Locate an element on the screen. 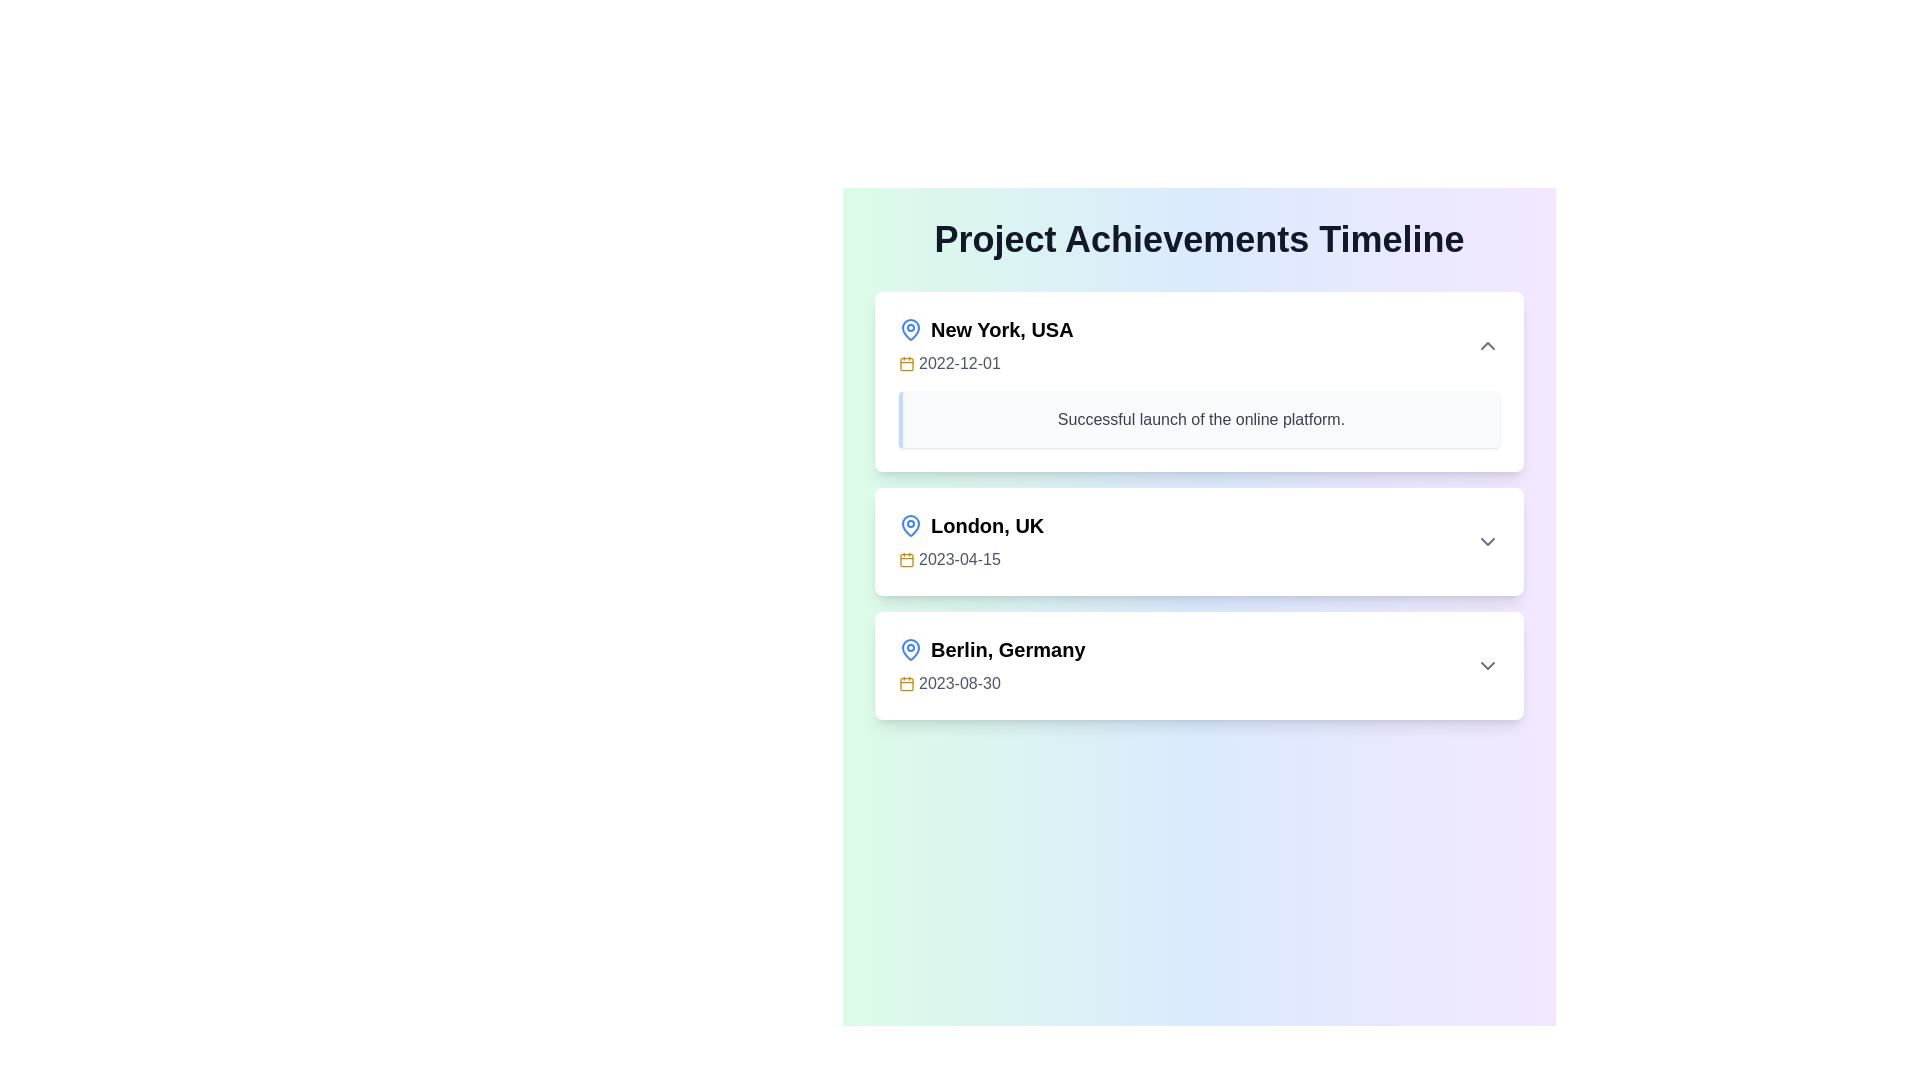  the date text label that displays the date associated with 'London, UK', which is positioned directly beneath the location text and aligns with a yellow calendar icon is located at coordinates (971, 559).